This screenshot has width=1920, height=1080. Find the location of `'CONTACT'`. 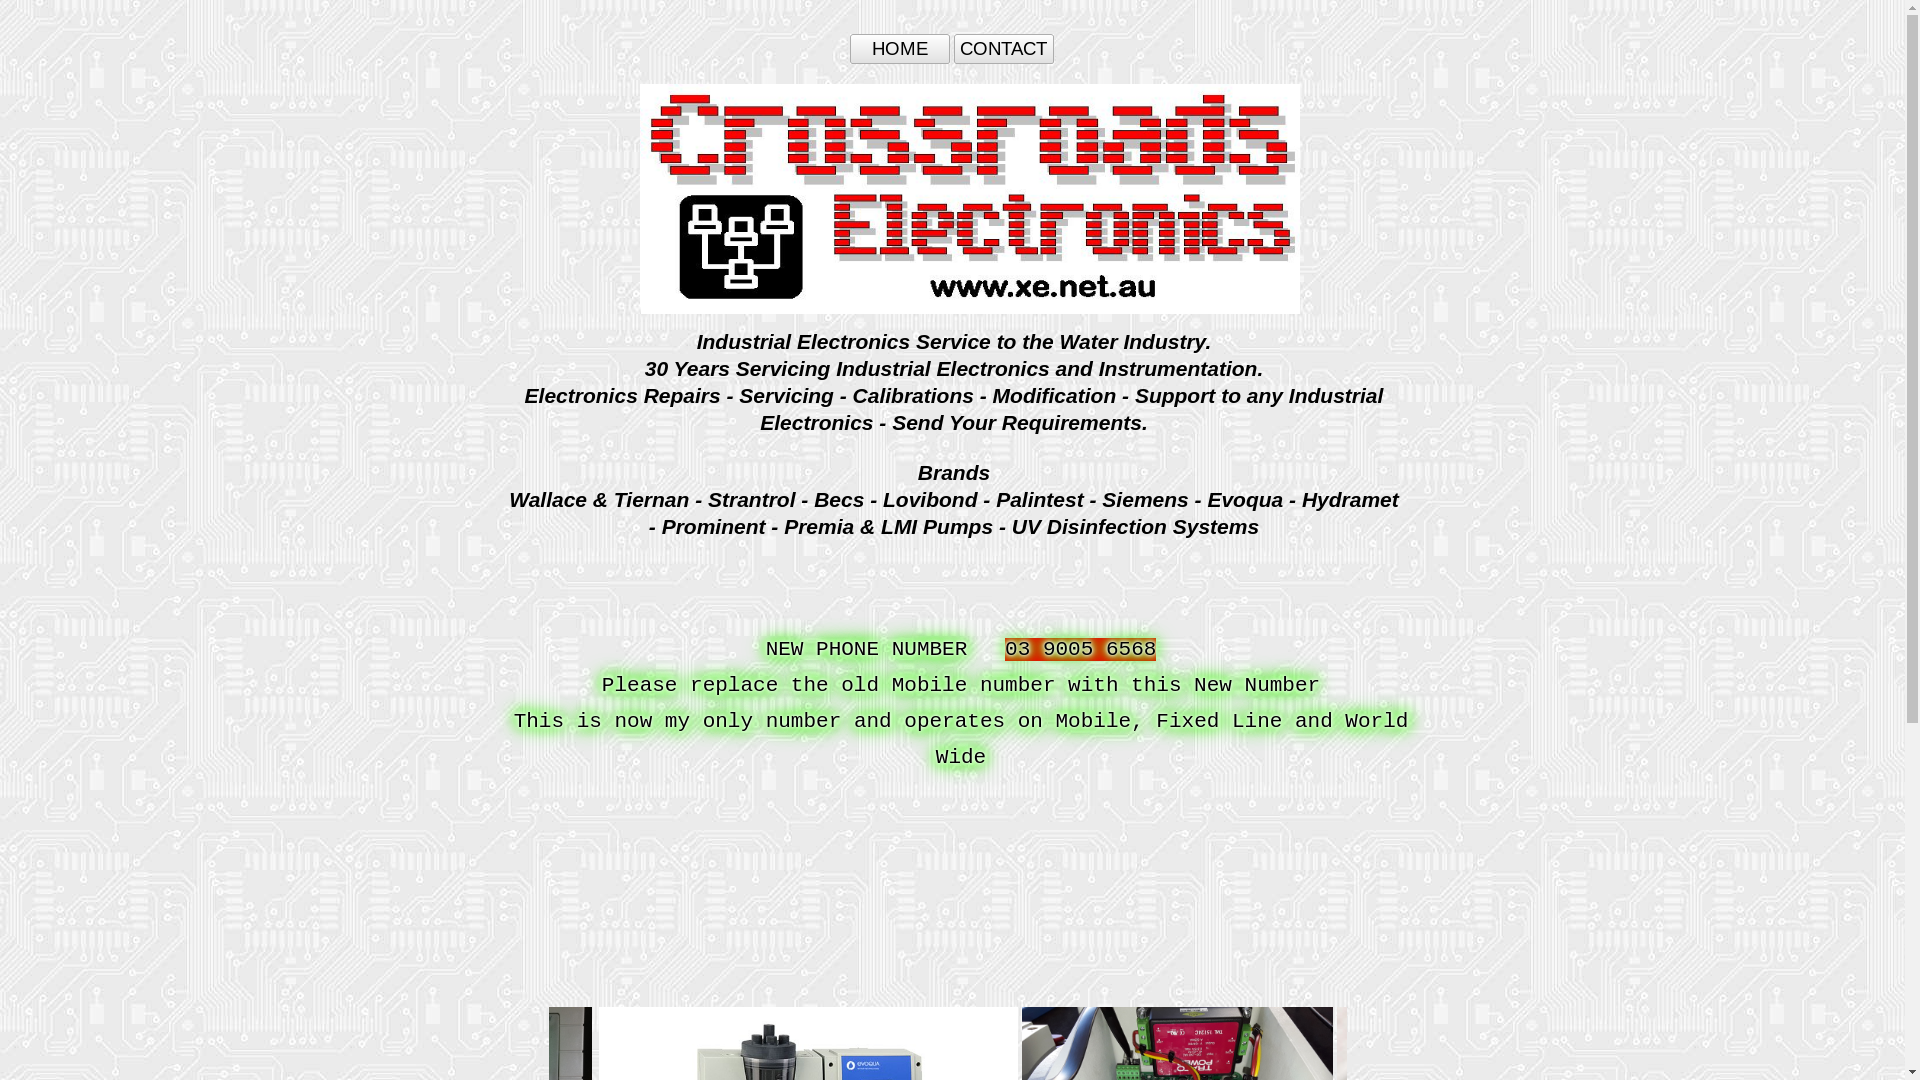

'CONTACT' is located at coordinates (953, 48).